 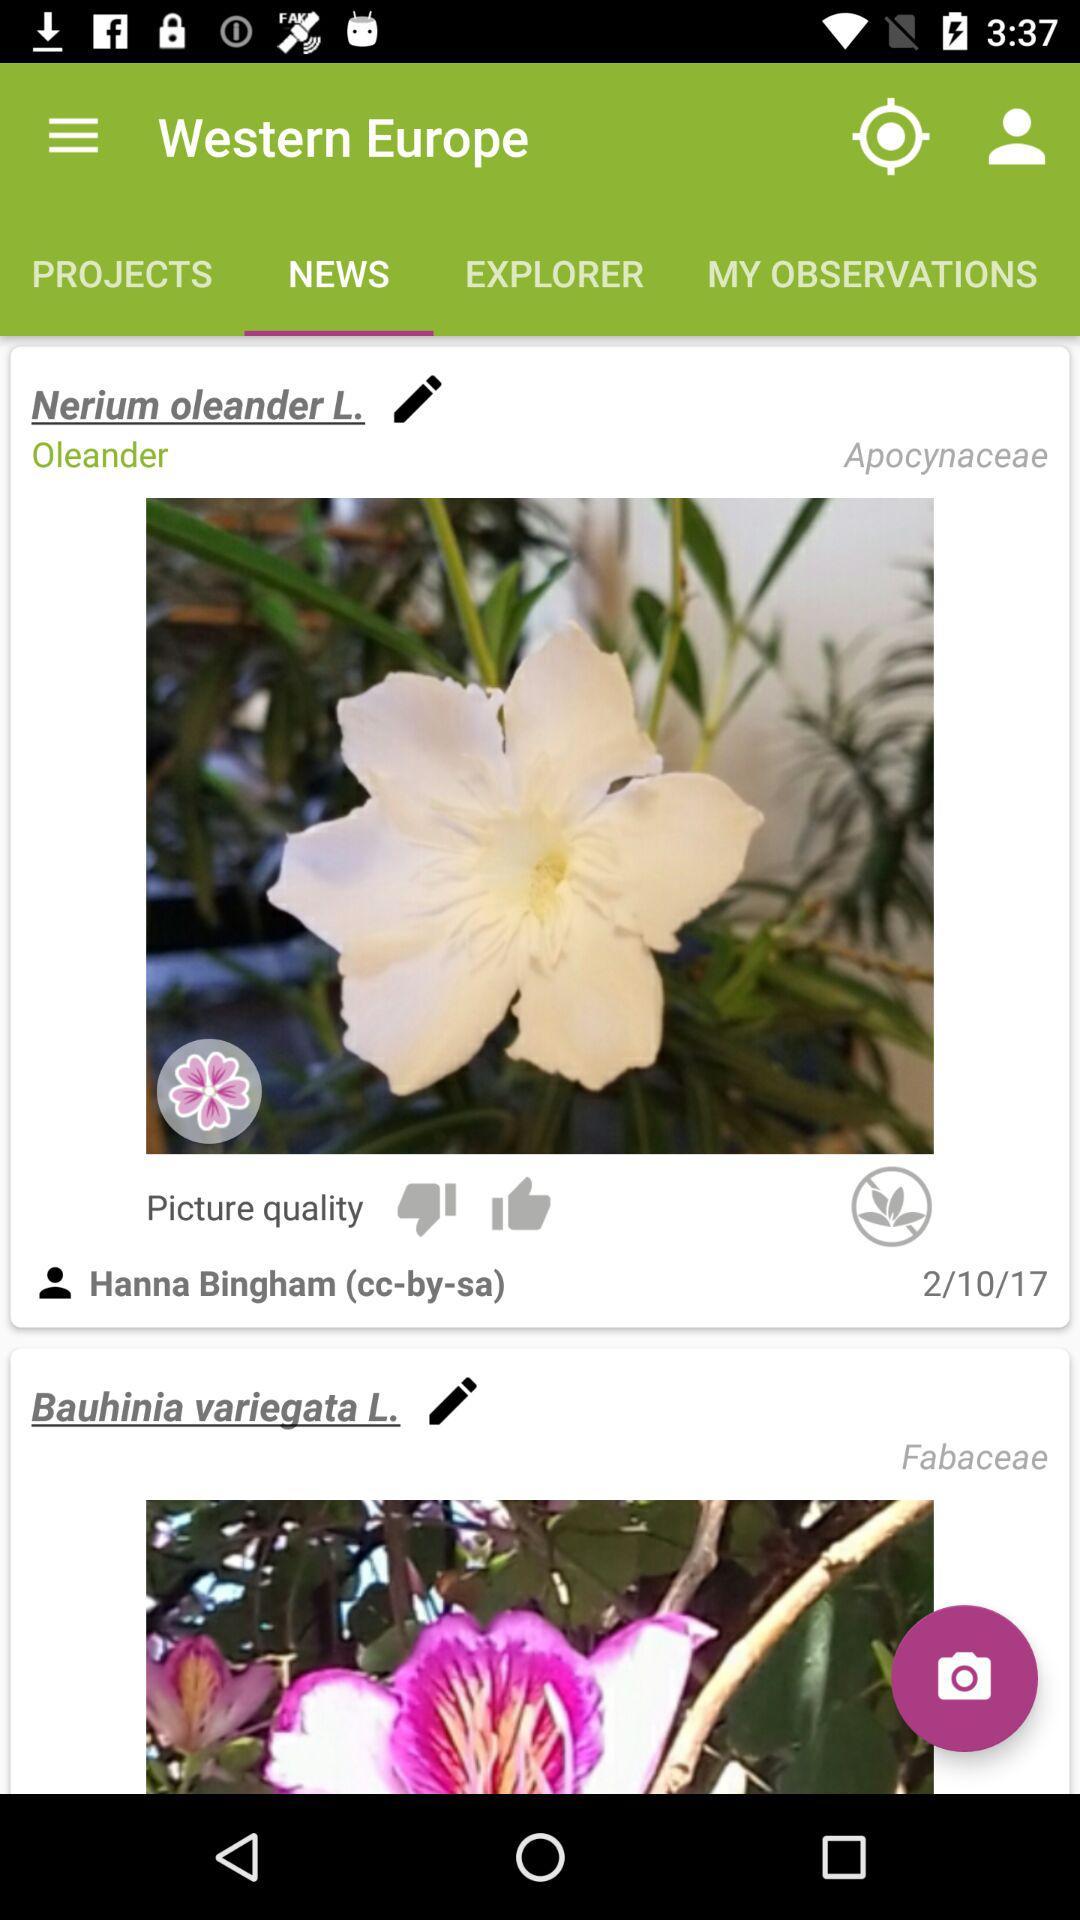 I want to click on item above the oleander item, so click(x=198, y=402).